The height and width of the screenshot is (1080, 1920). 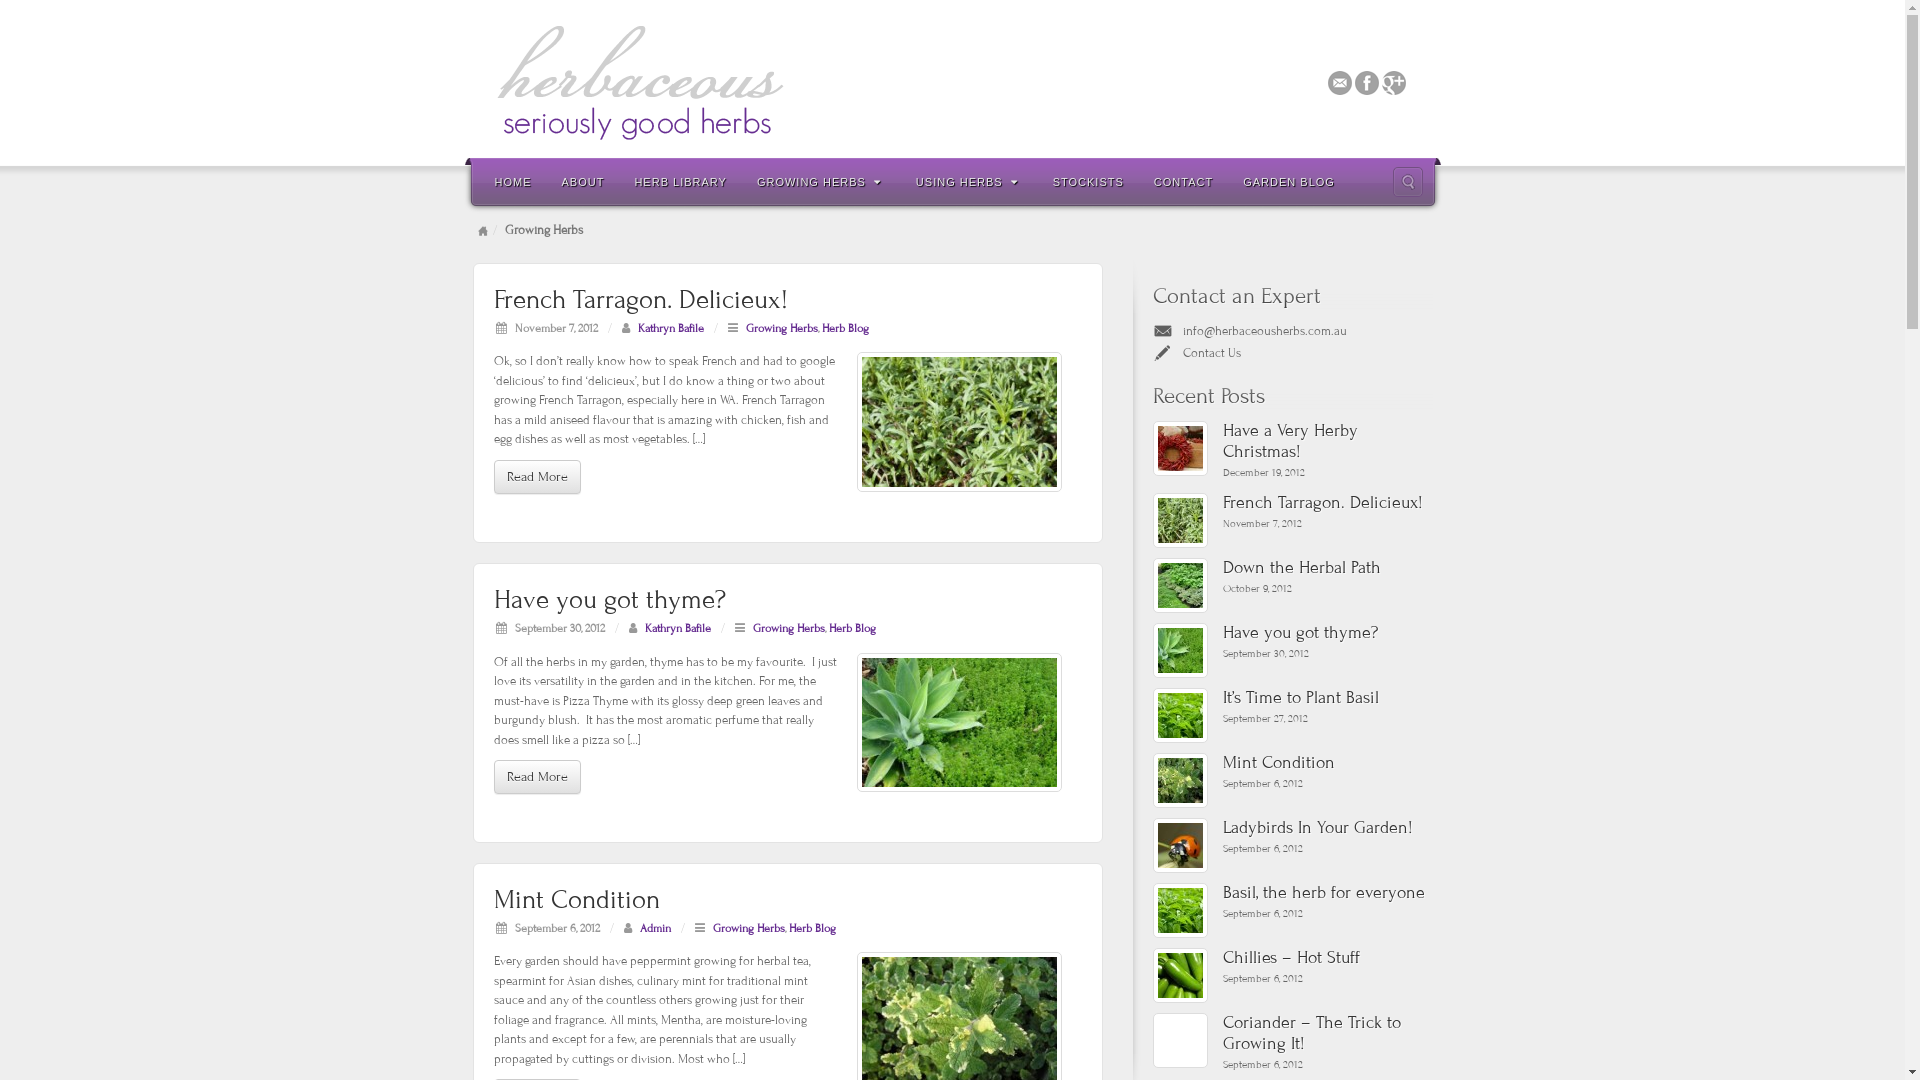 I want to click on 'Down the Herbal Path', so click(x=1326, y=568).